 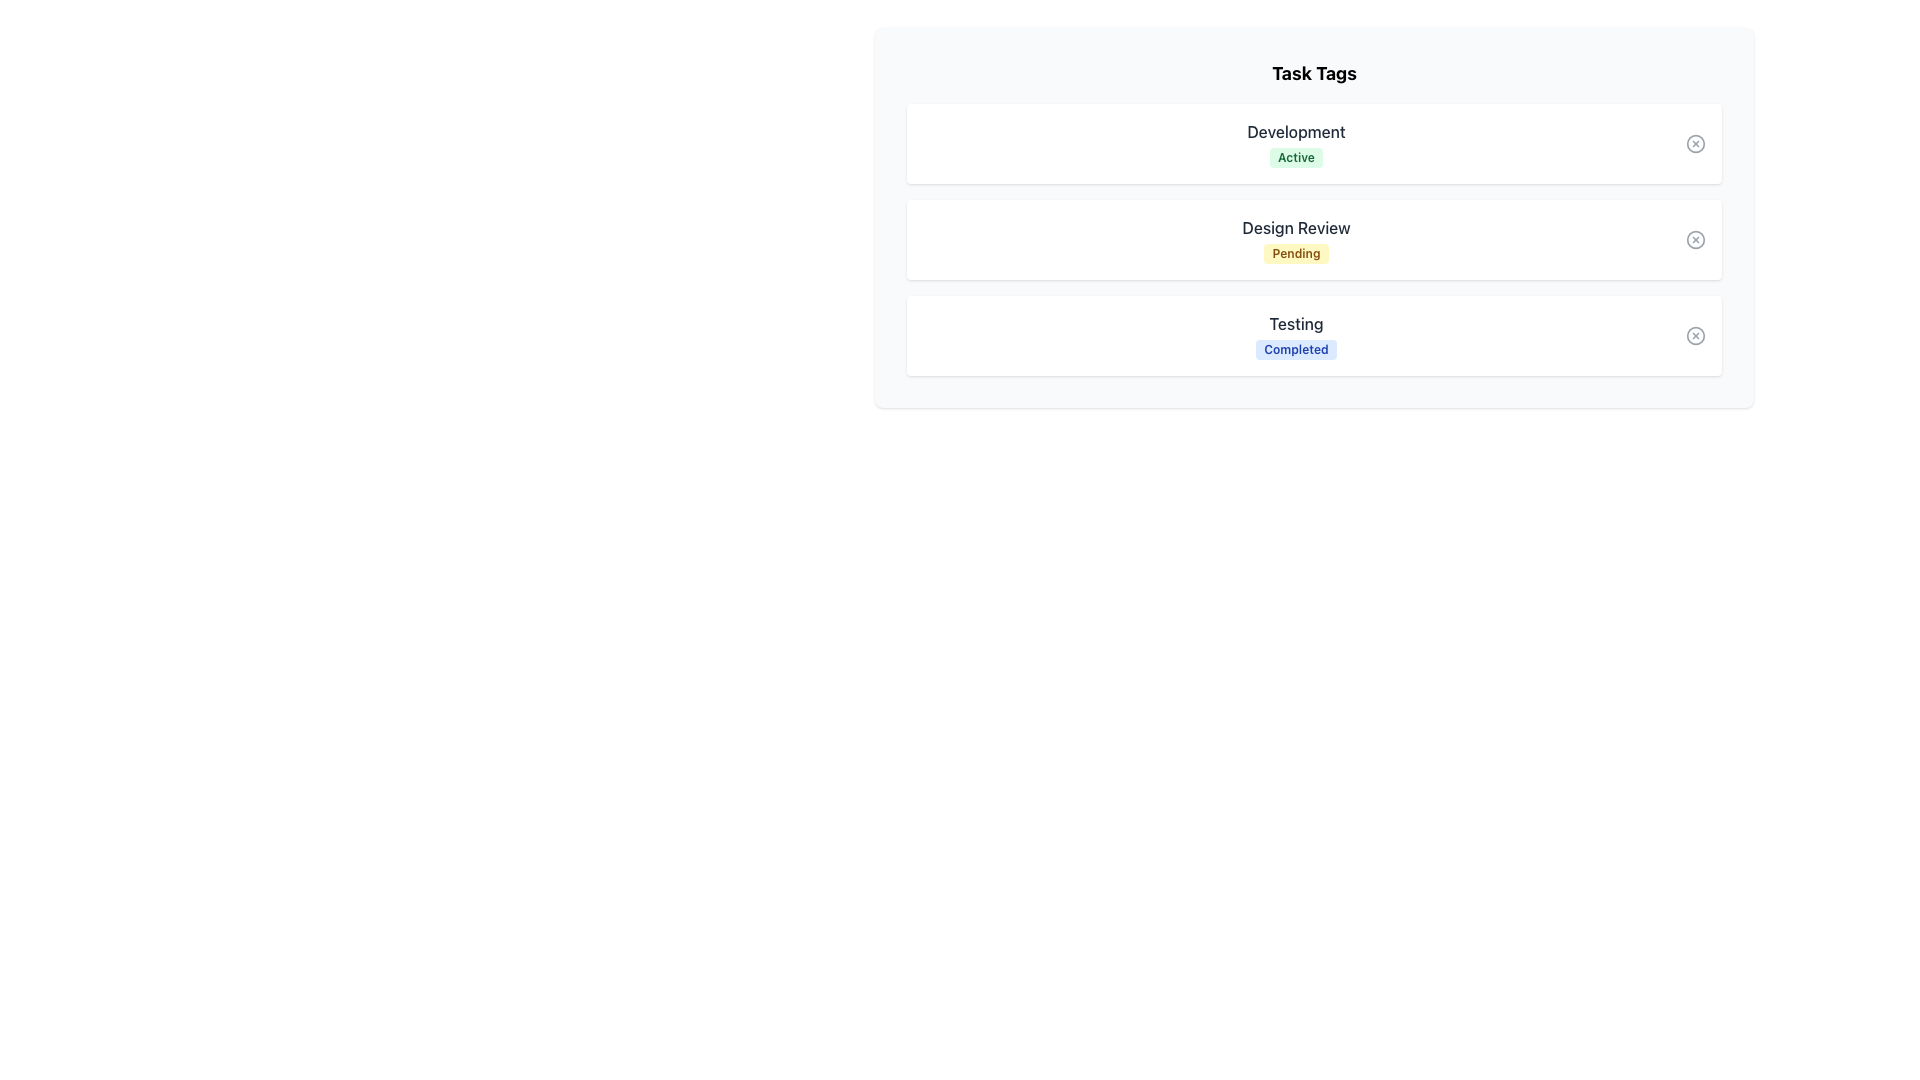 What do you see at coordinates (1694, 238) in the screenshot?
I see `the dismiss button for the 'Design Review' entry to change its color to red` at bounding box center [1694, 238].